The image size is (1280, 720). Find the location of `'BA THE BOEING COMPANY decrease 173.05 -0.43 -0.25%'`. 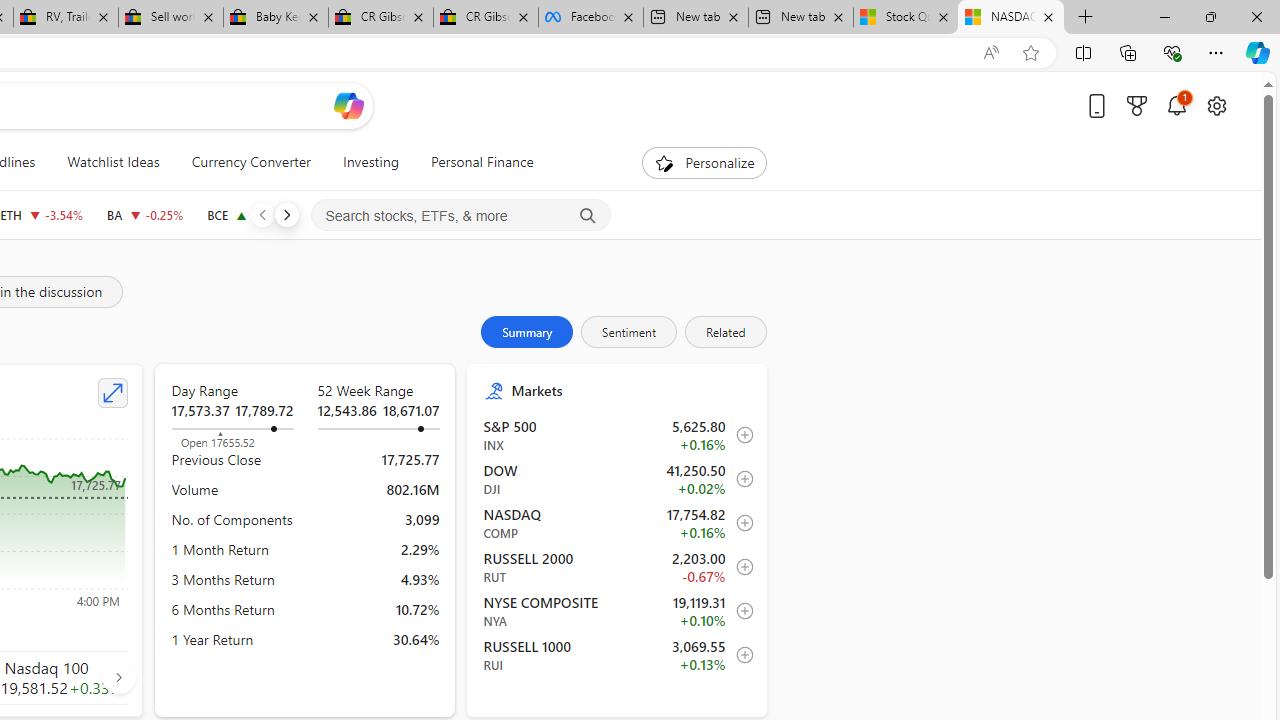

'BA THE BOEING COMPANY decrease 173.05 -0.43 -0.25%' is located at coordinates (144, 214).